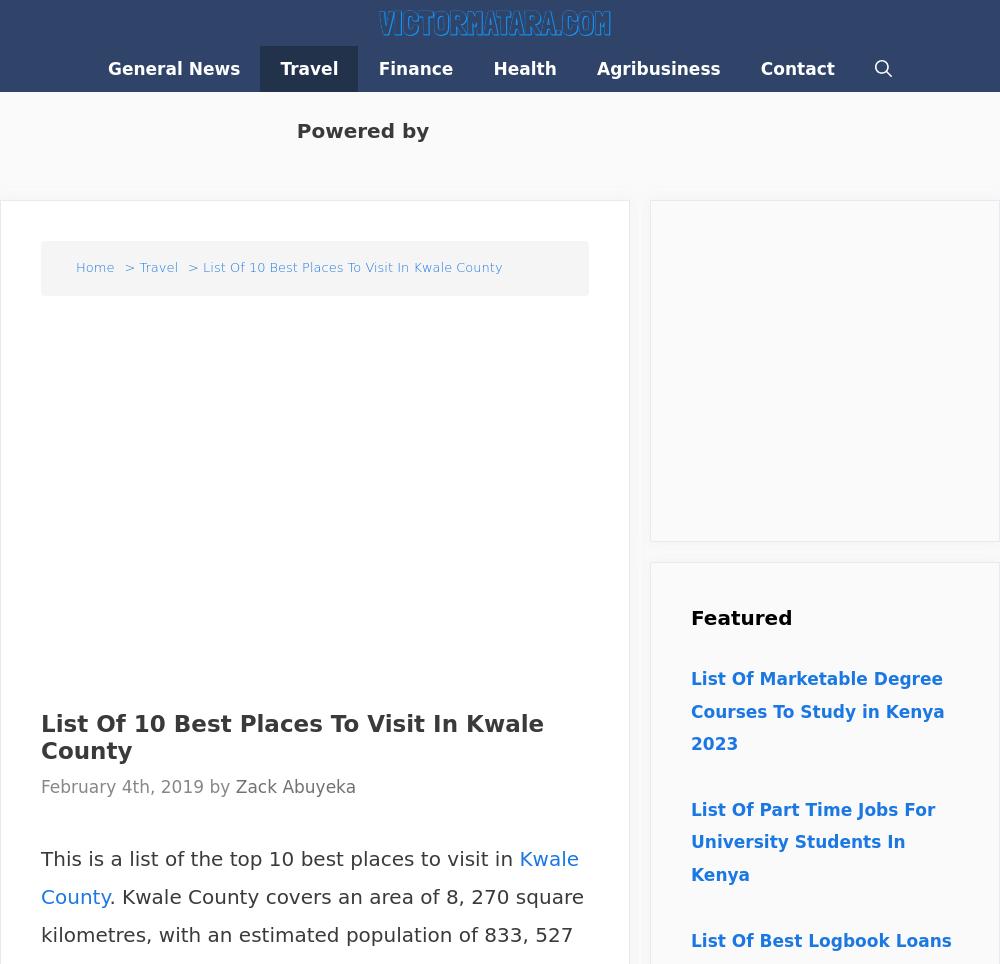 The height and width of the screenshot is (964, 1000). I want to click on 'List Of Part Time Jobs For University Students In Kenya', so click(812, 840).